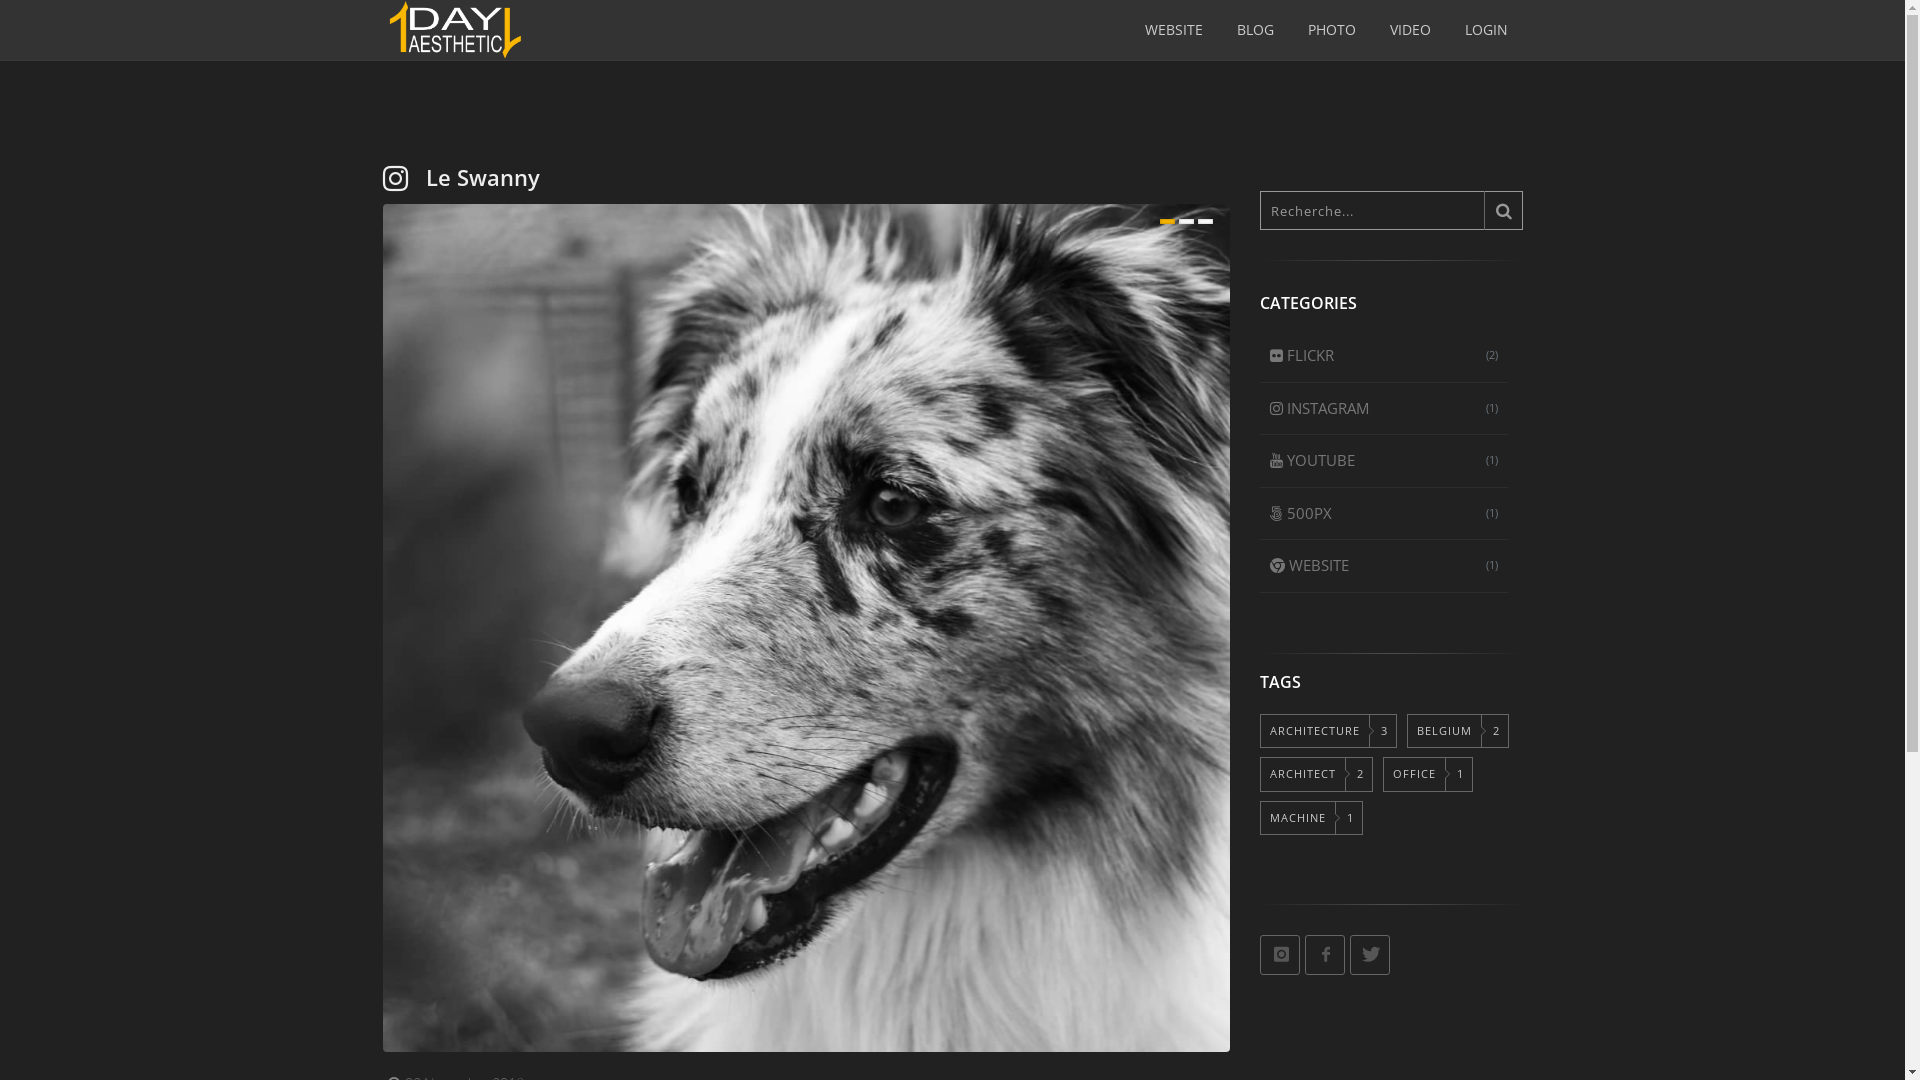 Image resolution: width=1920 pixels, height=1080 pixels. Describe the element at coordinates (1382, 407) in the screenshot. I see `'(1)` at that location.